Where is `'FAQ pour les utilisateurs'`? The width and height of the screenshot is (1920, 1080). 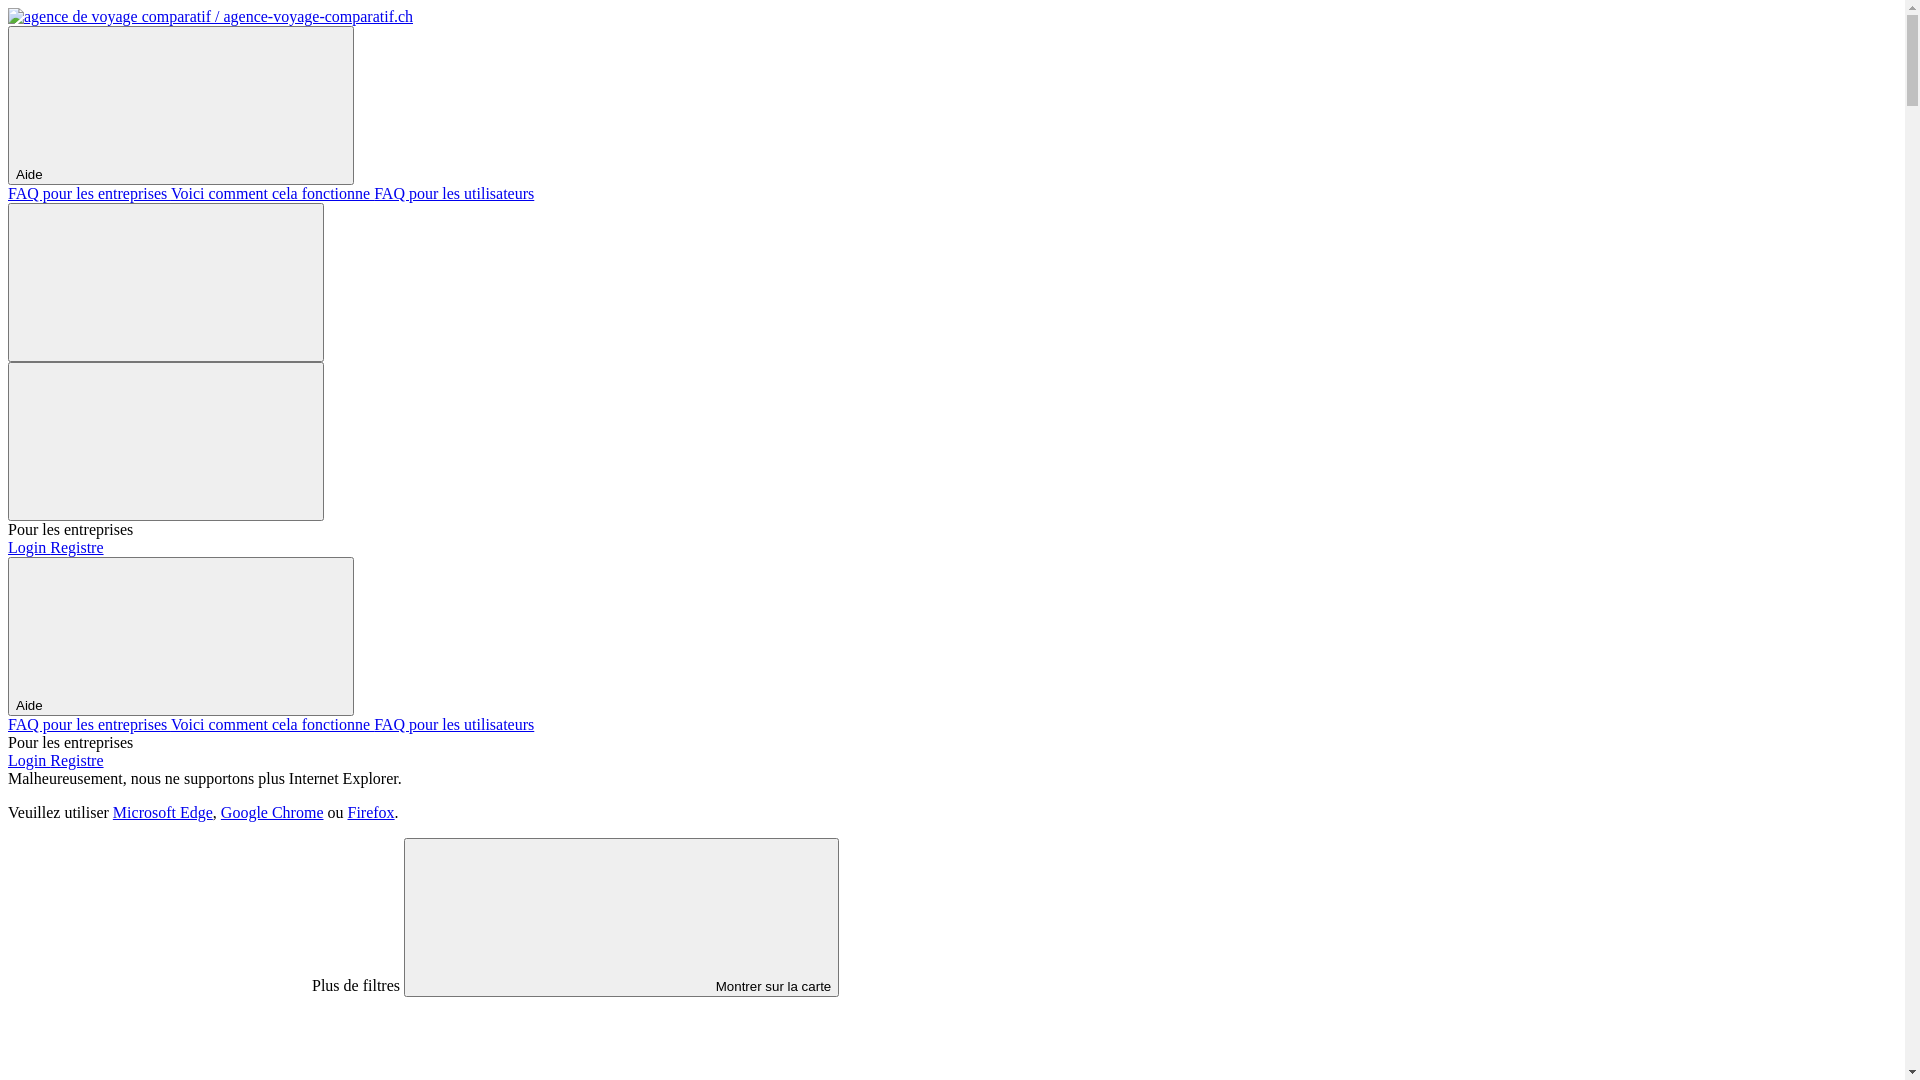
'FAQ pour les utilisateurs' is located at coordinates (453, 724).